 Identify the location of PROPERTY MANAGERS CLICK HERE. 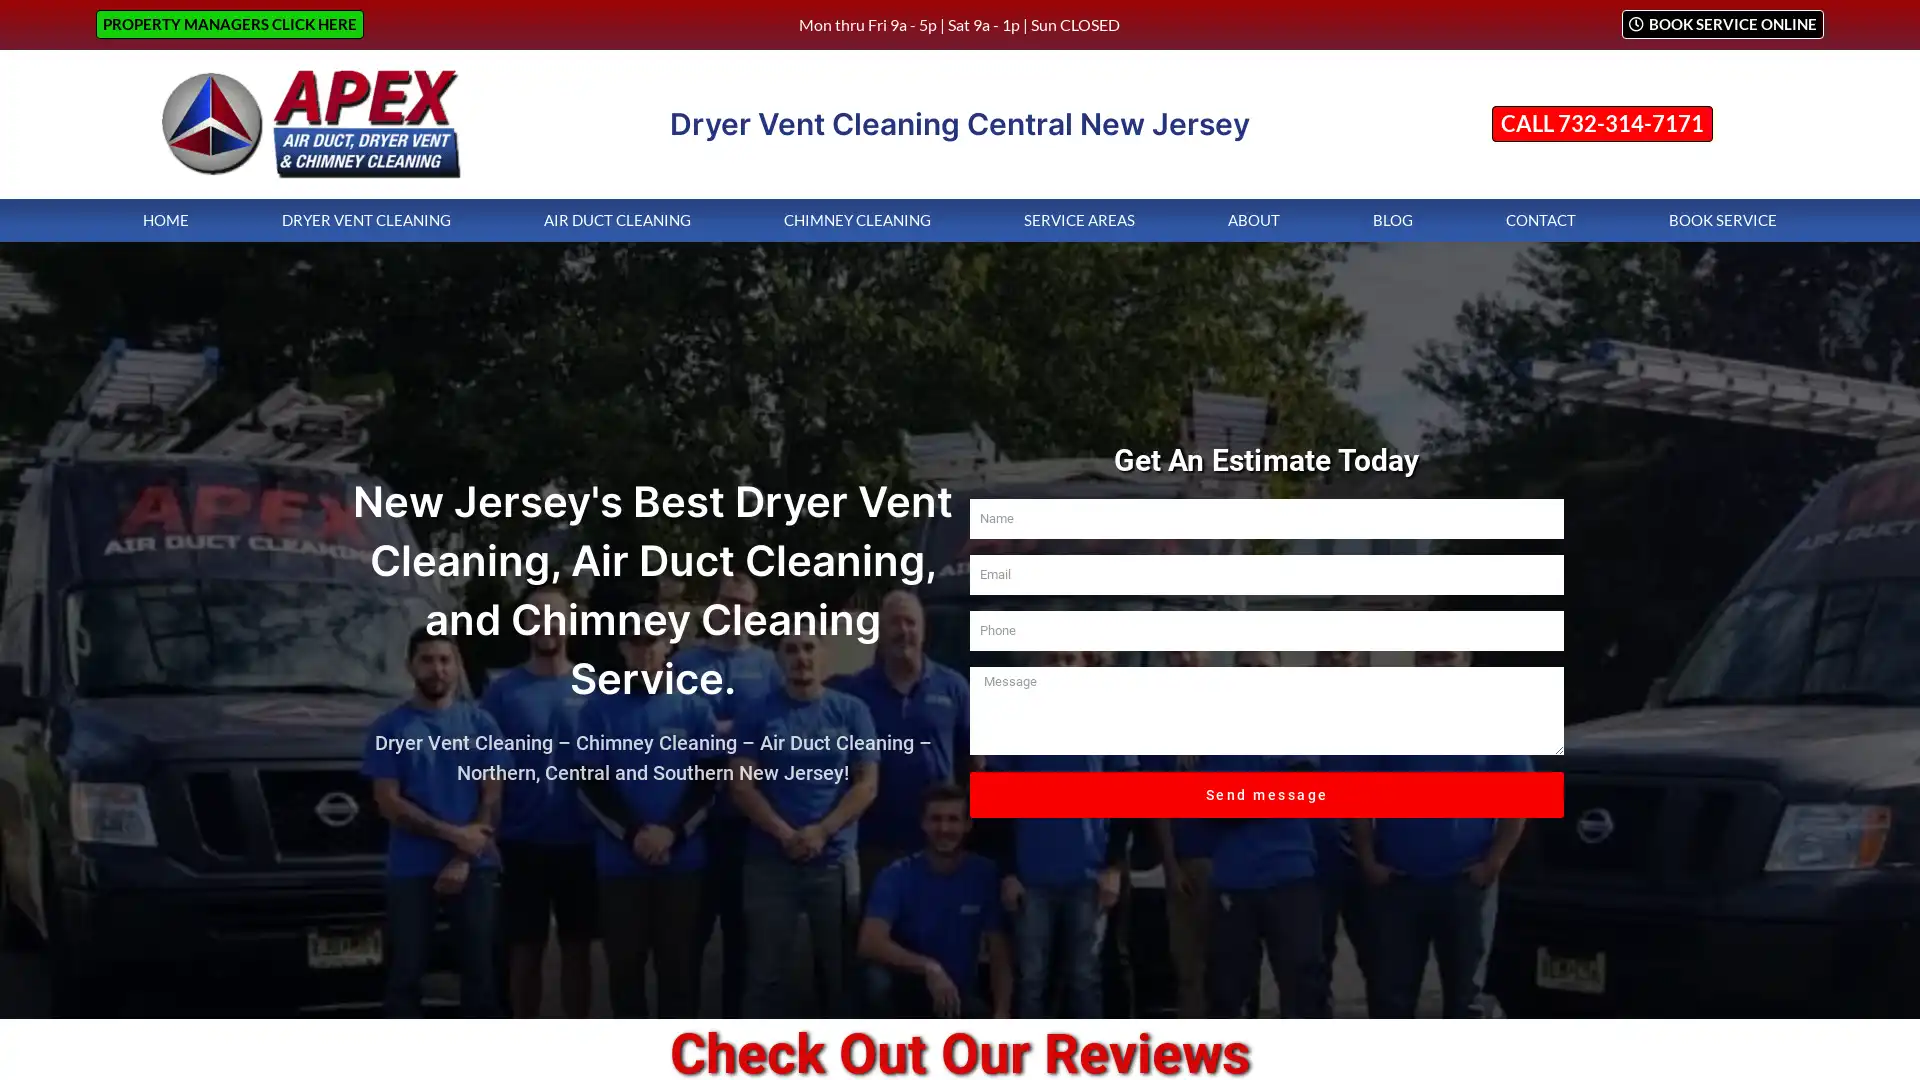
(230, 24).